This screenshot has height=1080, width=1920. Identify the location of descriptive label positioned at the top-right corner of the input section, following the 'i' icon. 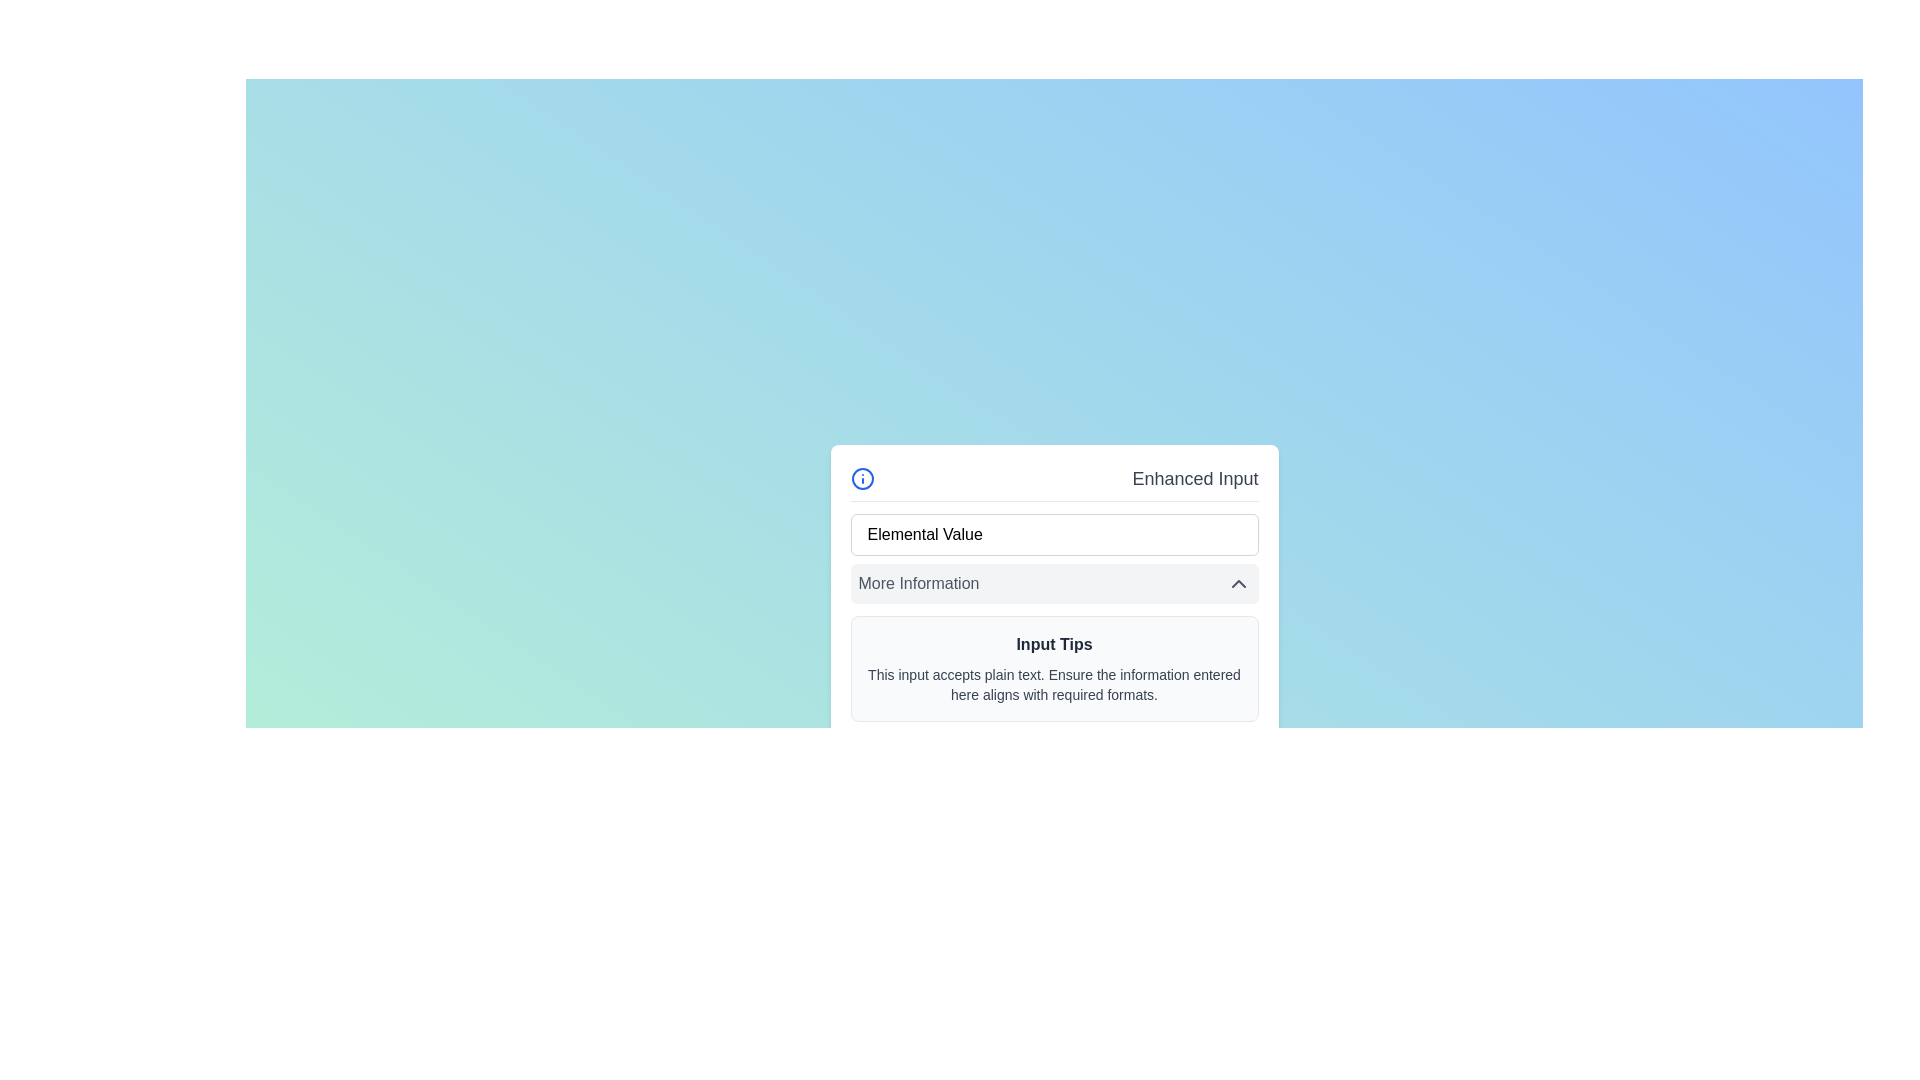
(1195, 478).